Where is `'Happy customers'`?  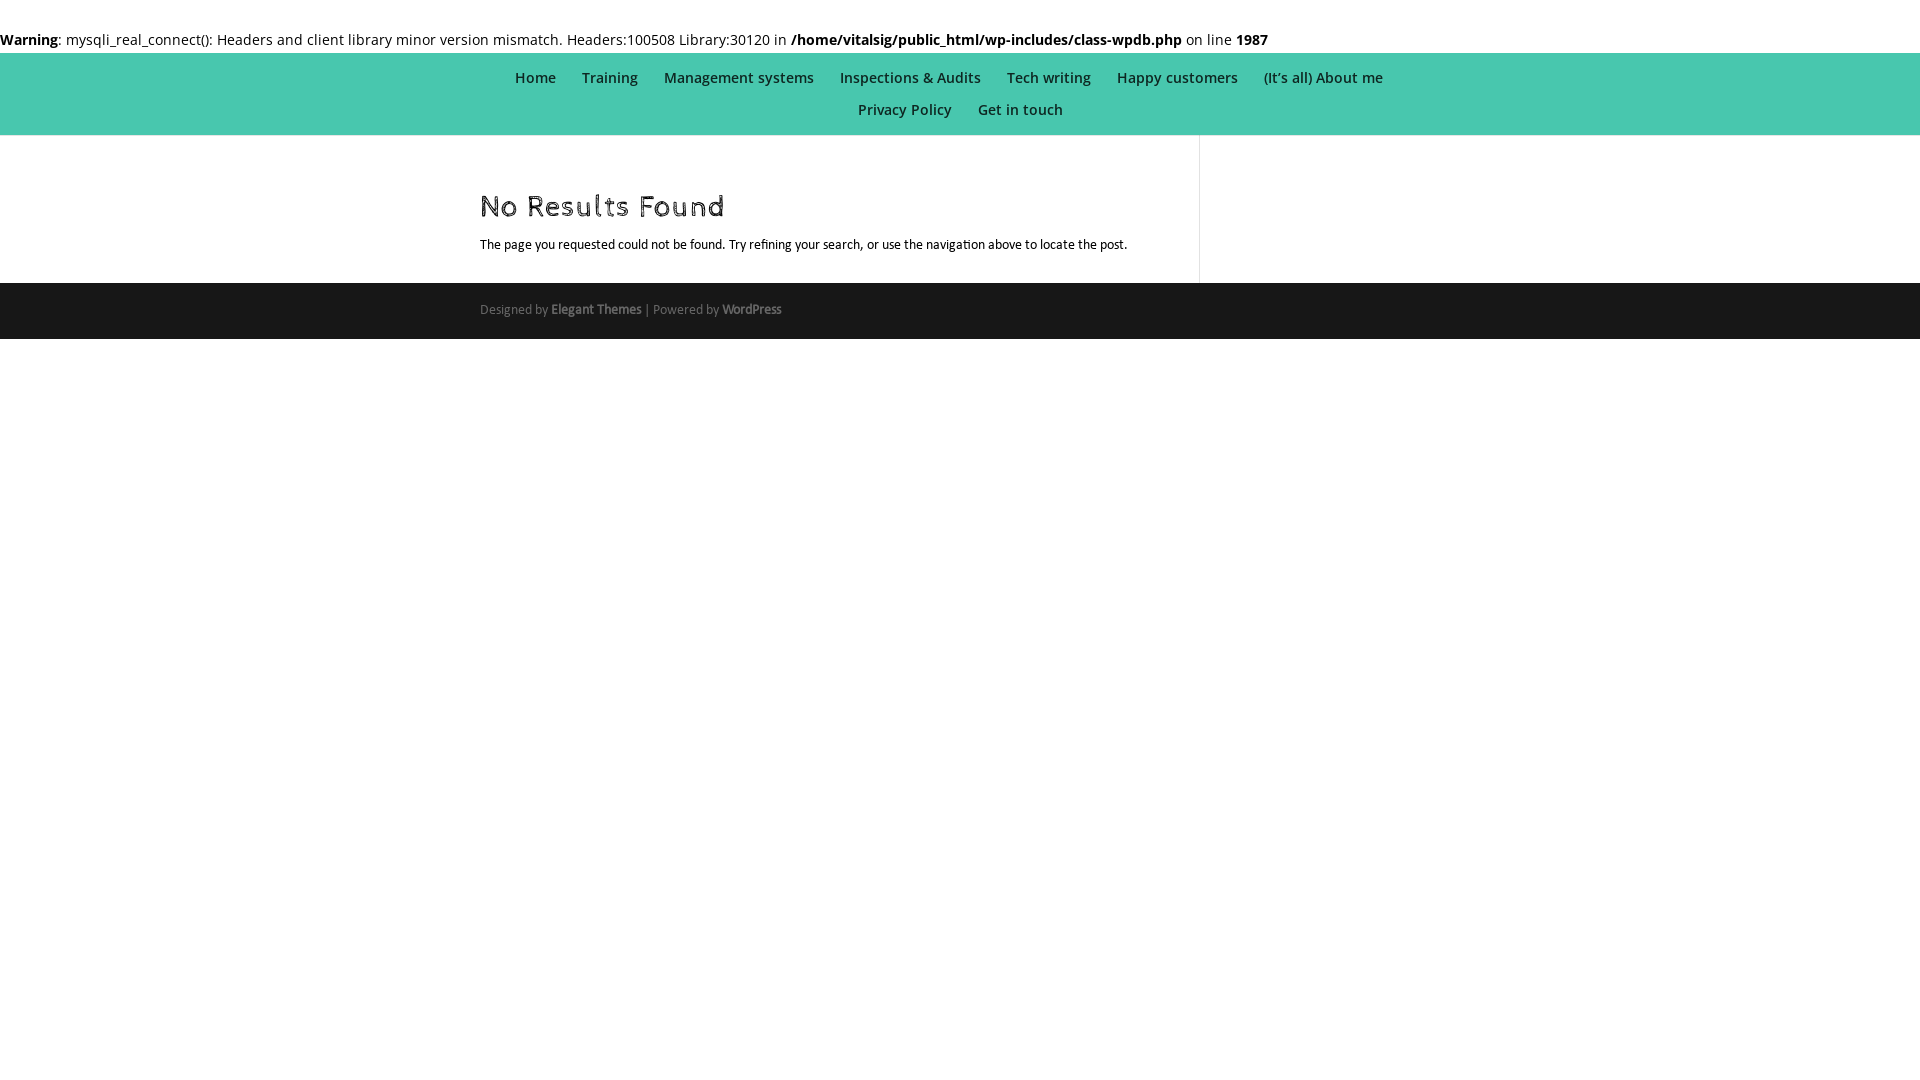 'Happy customers' is located at coordinates (1177, 86).